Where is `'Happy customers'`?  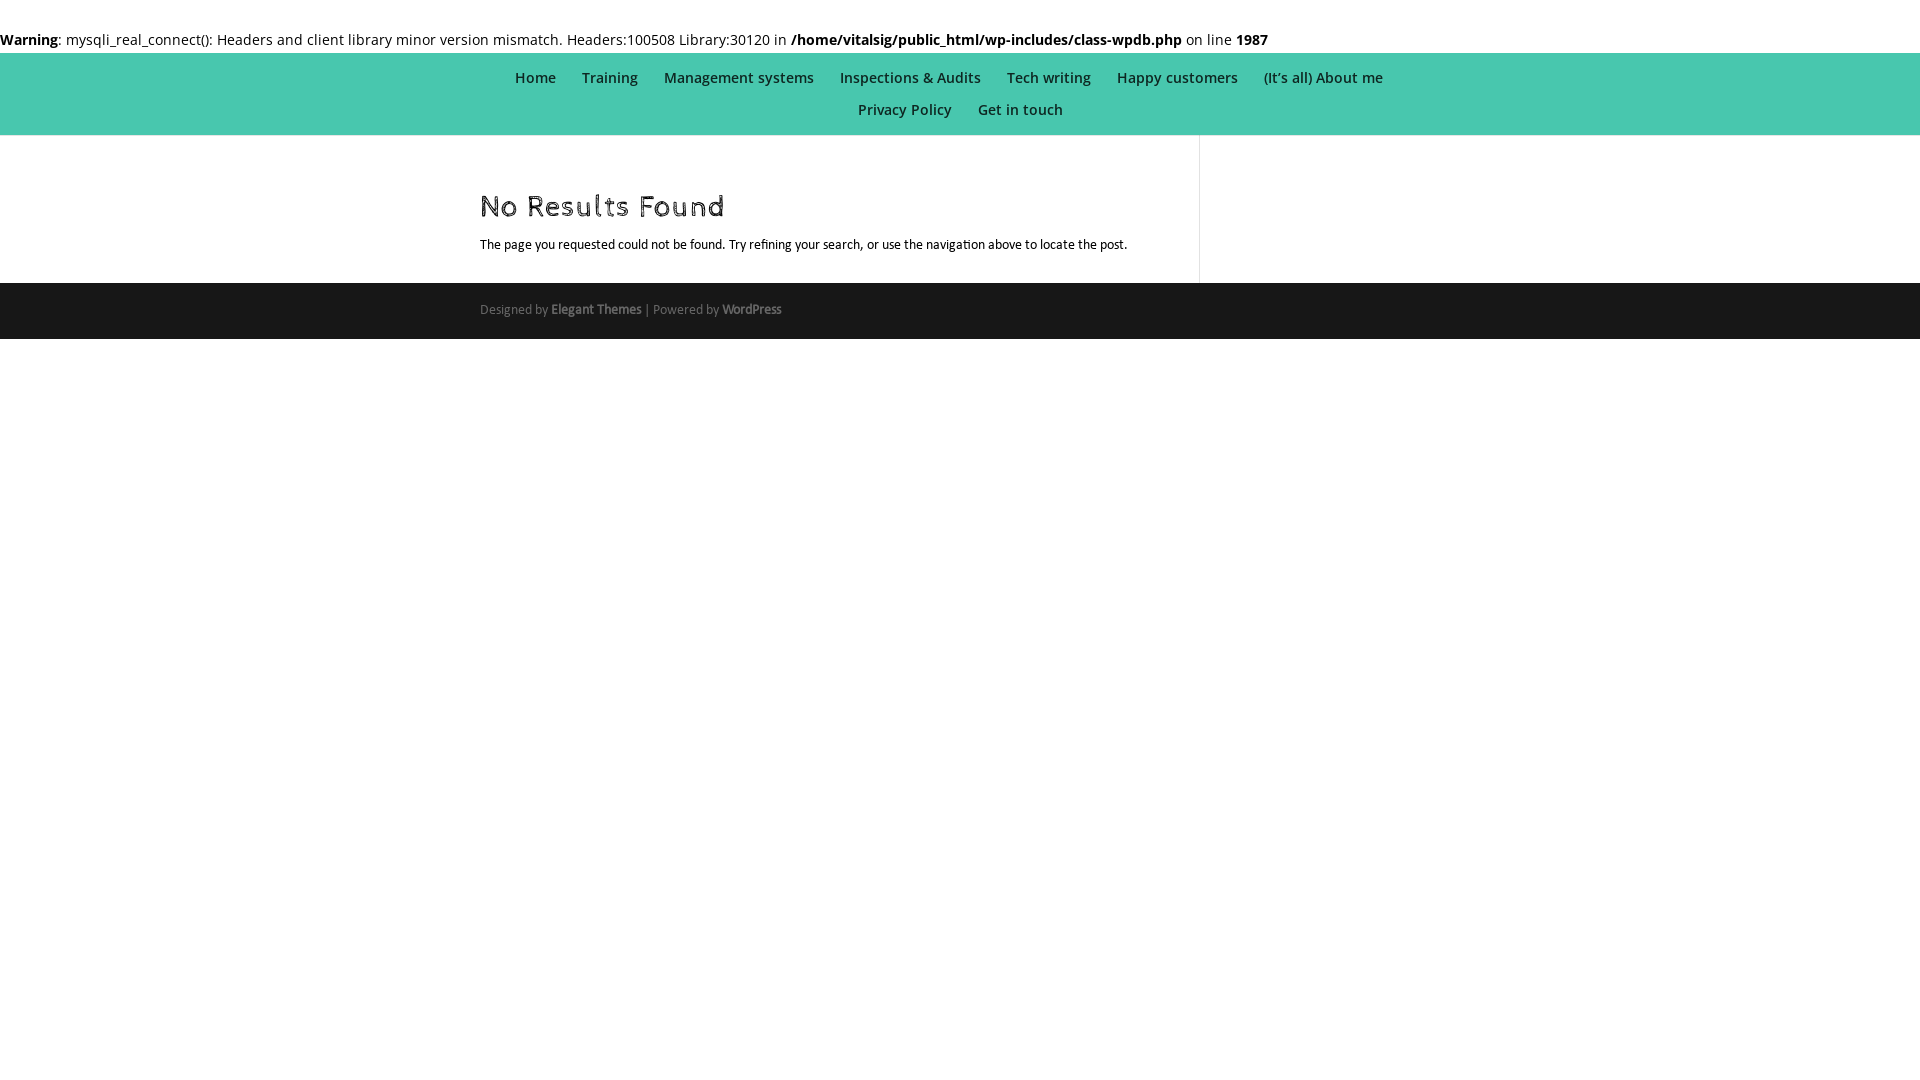 'Happy customers' is located at coordinates (1177, 86).